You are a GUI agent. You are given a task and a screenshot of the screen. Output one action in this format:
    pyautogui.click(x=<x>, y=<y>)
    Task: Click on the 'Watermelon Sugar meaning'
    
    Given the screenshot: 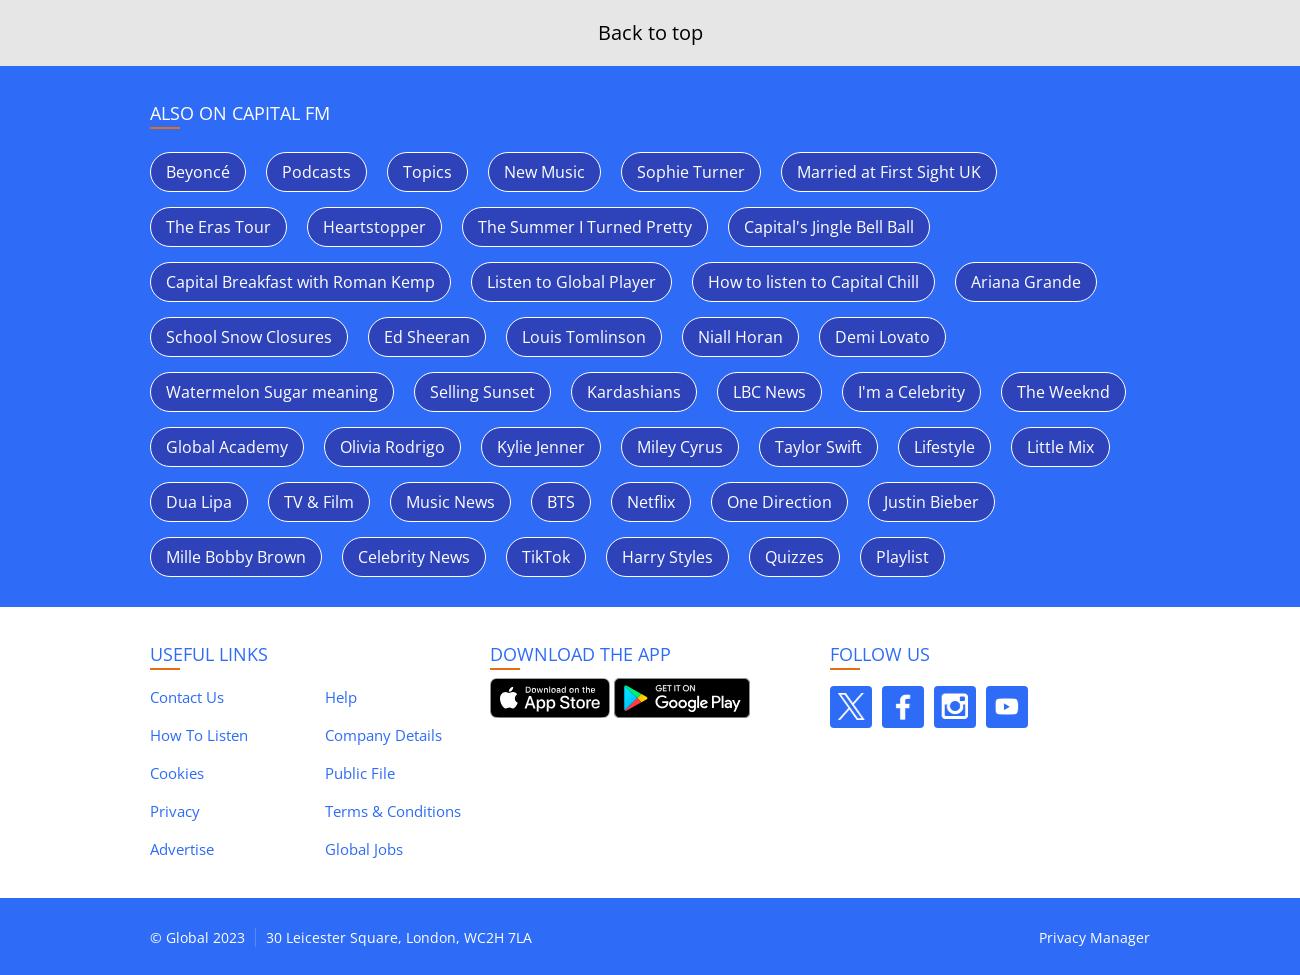 What is the action you would take?
    pyautogui.click(x=270, y=392)
    